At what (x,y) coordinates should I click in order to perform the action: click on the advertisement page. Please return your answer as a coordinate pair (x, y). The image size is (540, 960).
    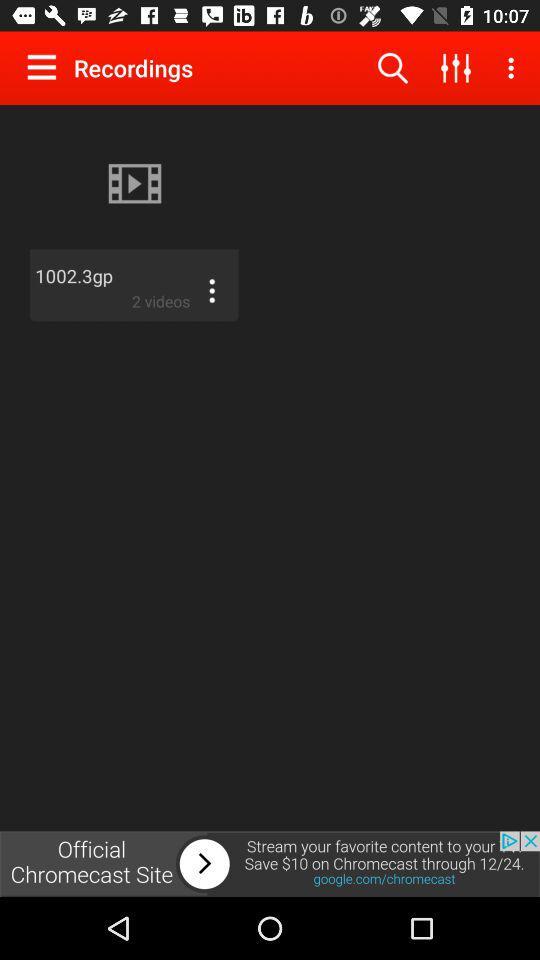
    Looking at the image, I should click on (270, 863).